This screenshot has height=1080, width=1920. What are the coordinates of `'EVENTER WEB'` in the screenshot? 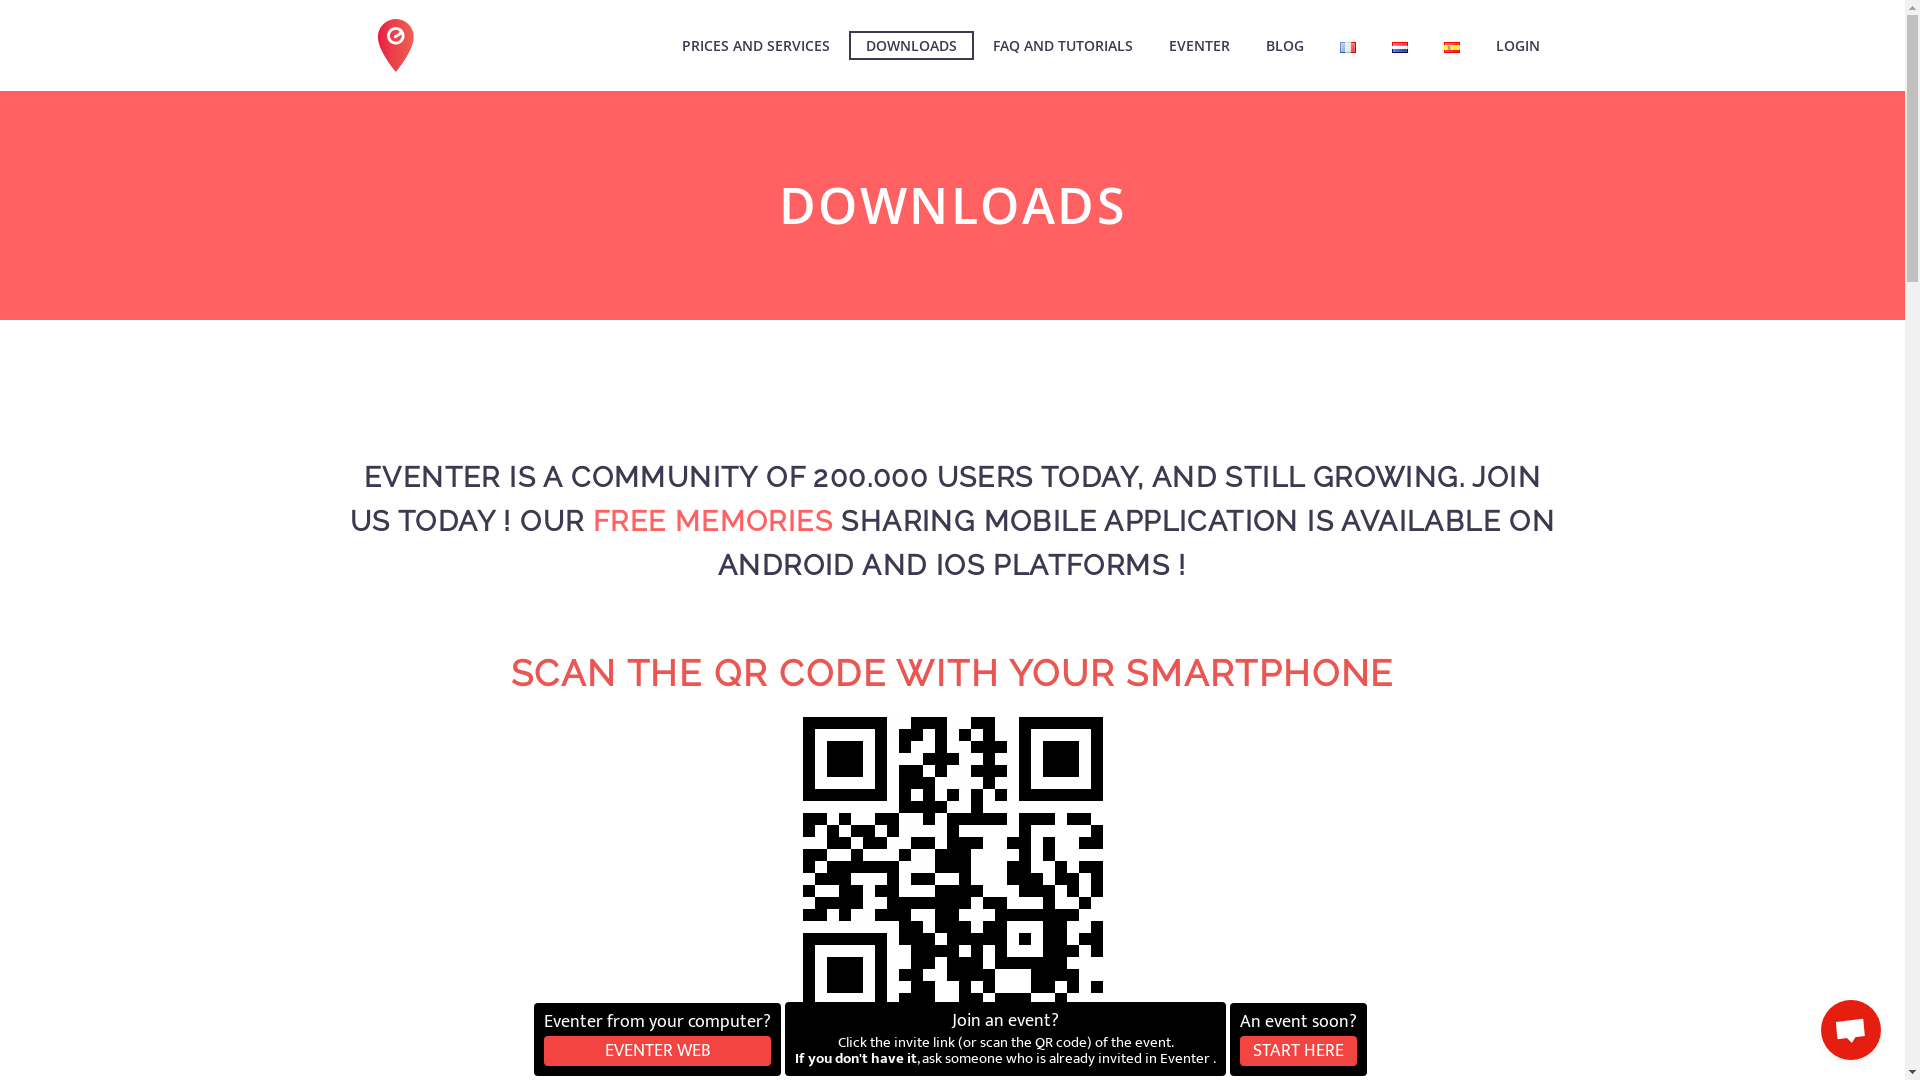 It's located at (657, 1049).